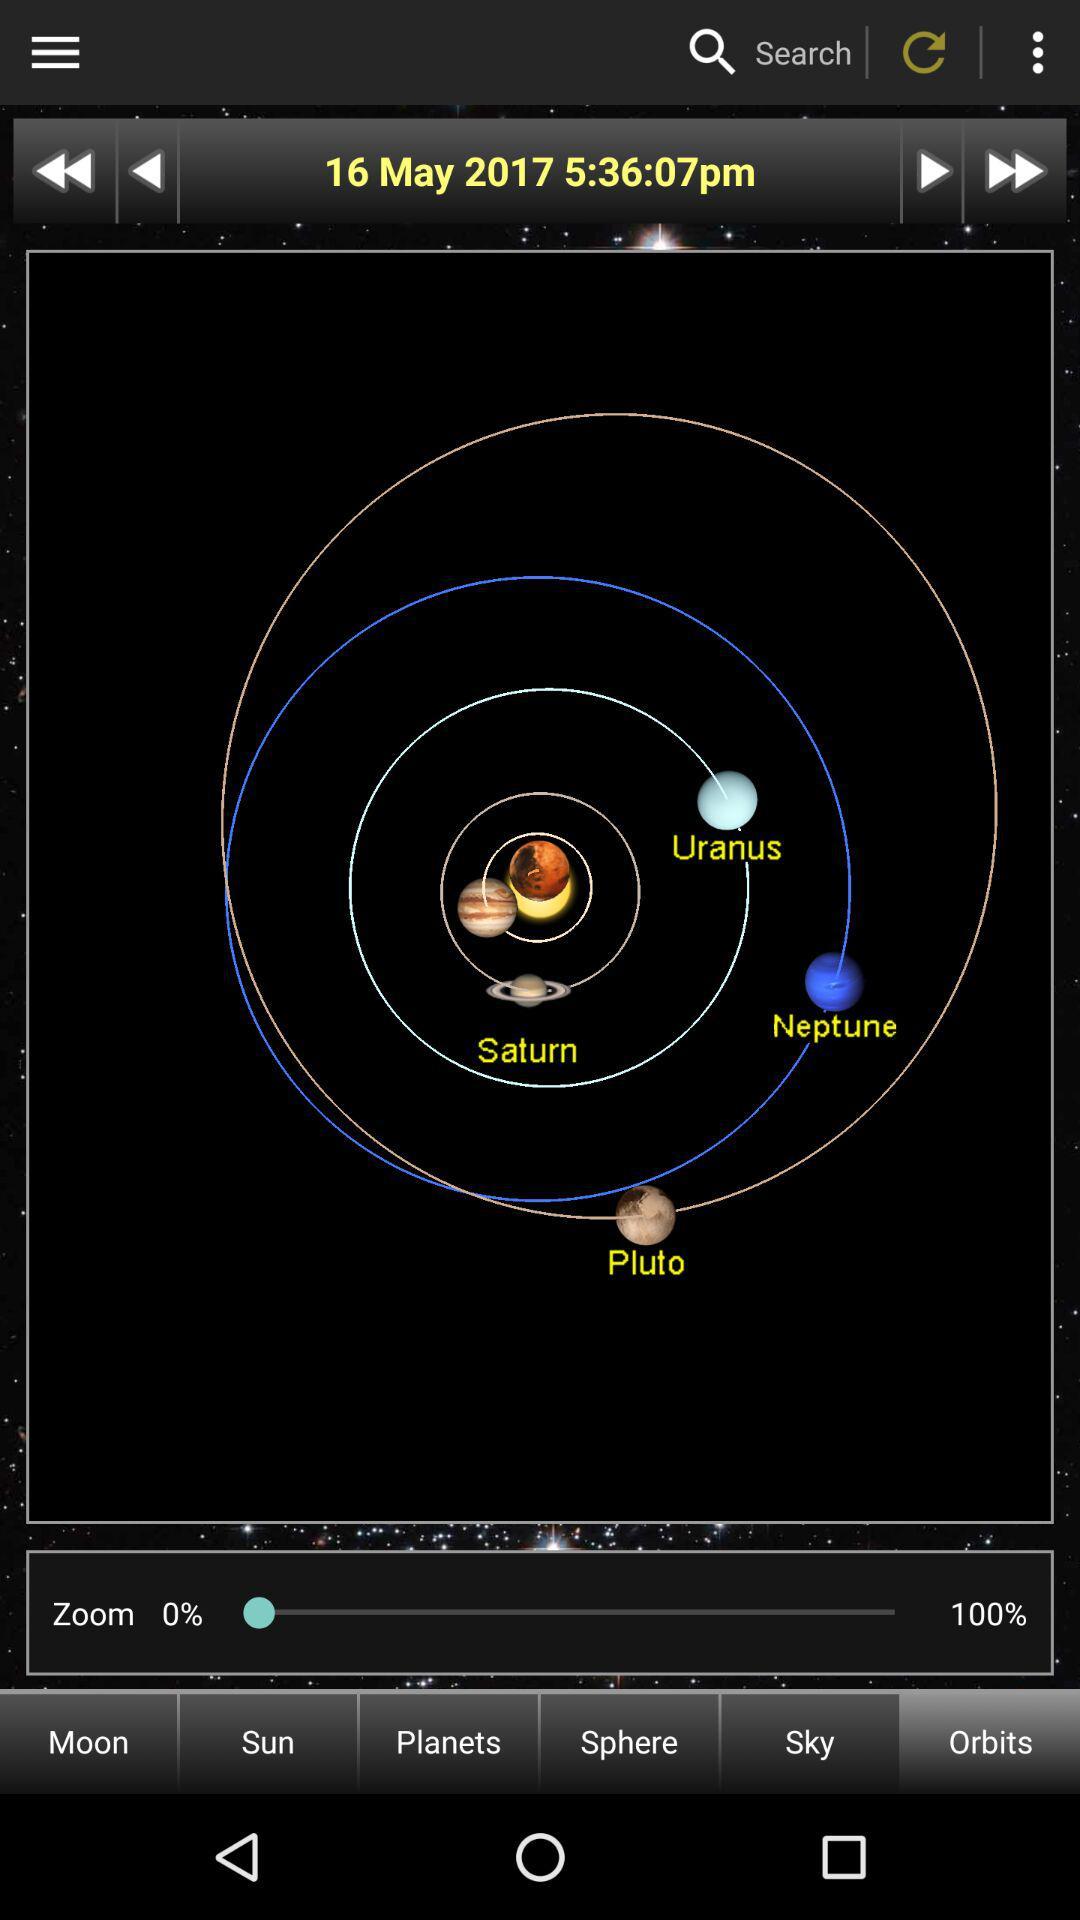  What do you see at coordinates (712, 52) in the screenshot?
I see `the search icon` at bounding box center [712, 52].